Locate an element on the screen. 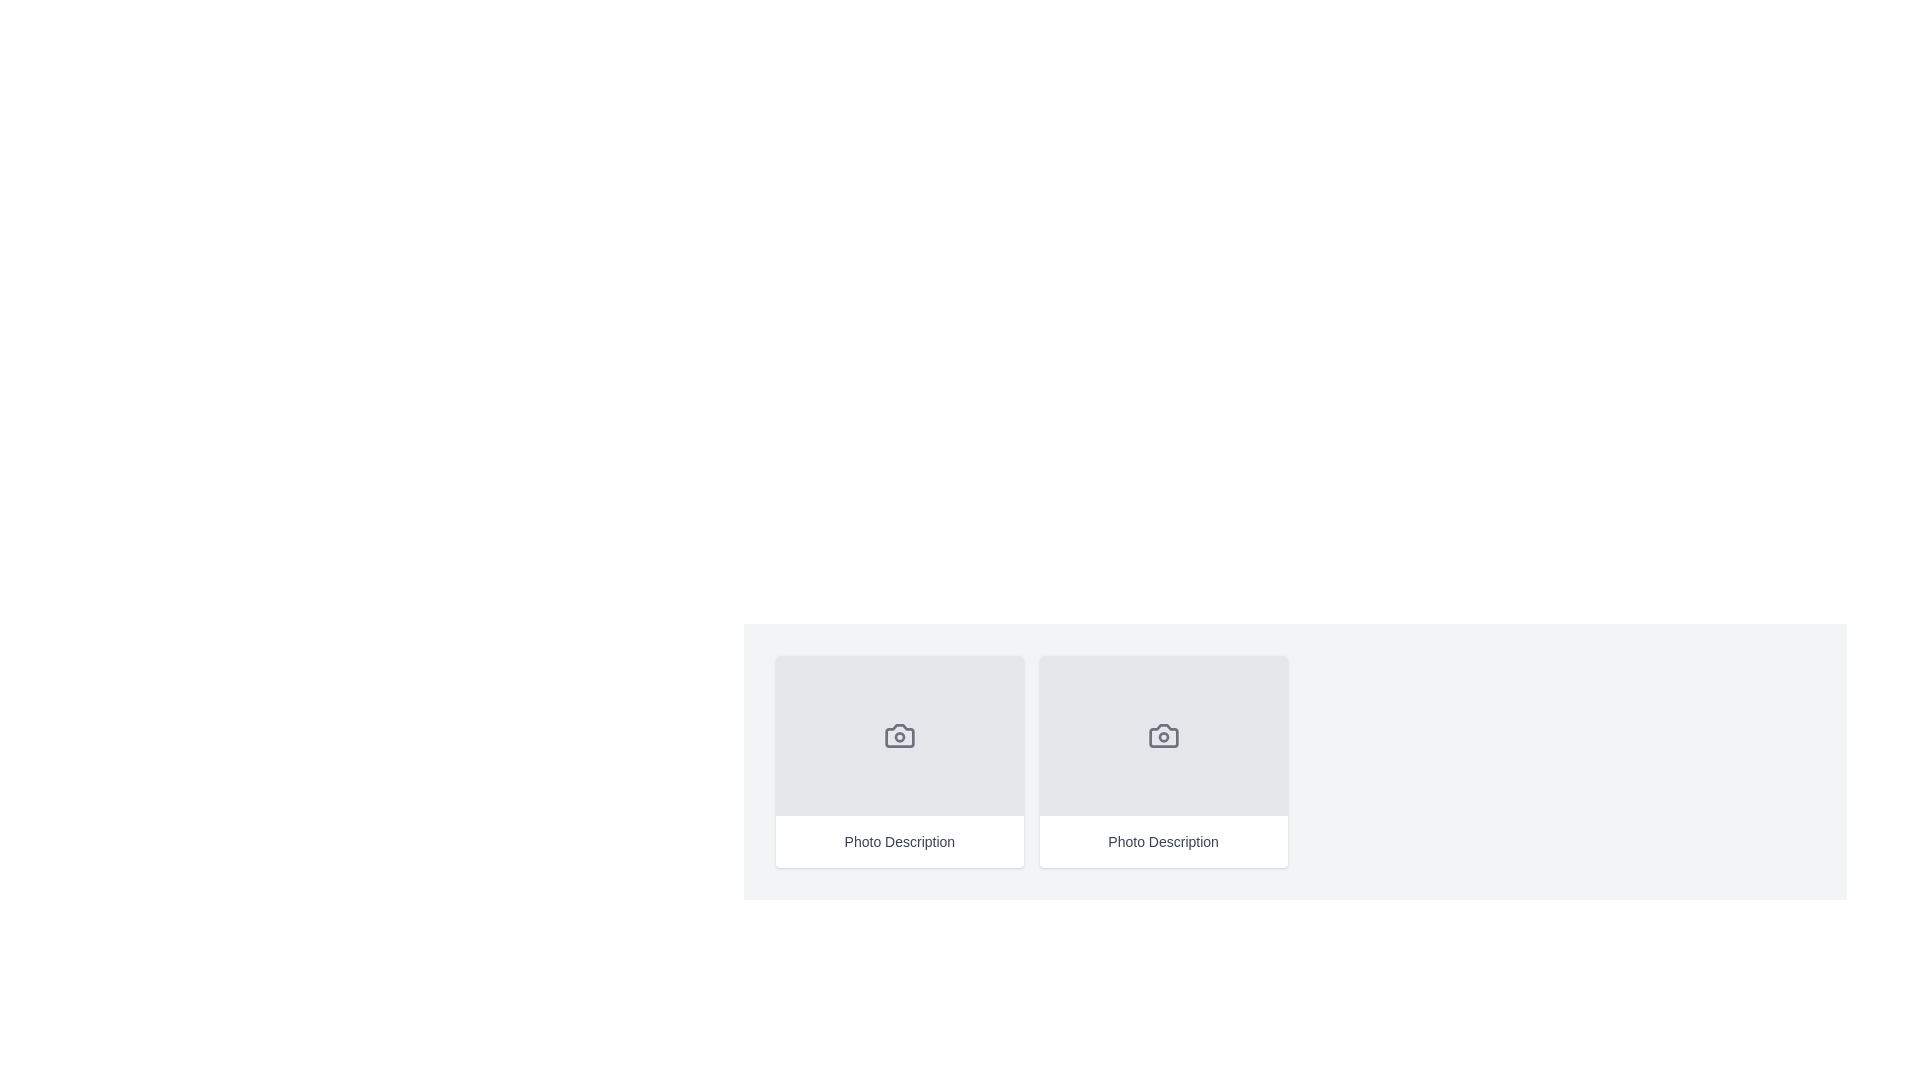 The height and width of the screenshot is (1080, 1920). the Card component in the second column of the grid layout is located at coordinates (1163, 762).